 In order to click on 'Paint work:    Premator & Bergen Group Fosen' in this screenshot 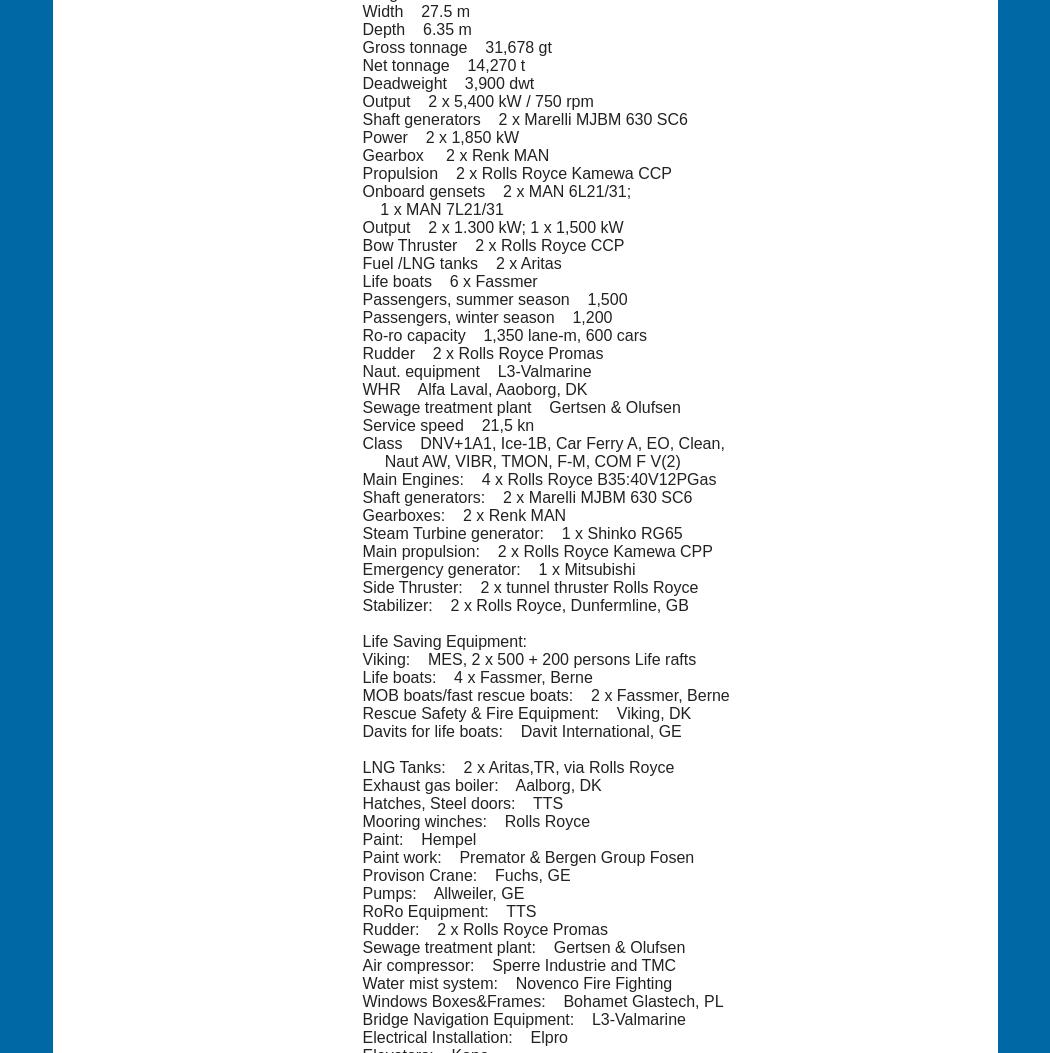, I will do `click(528, 855)`.